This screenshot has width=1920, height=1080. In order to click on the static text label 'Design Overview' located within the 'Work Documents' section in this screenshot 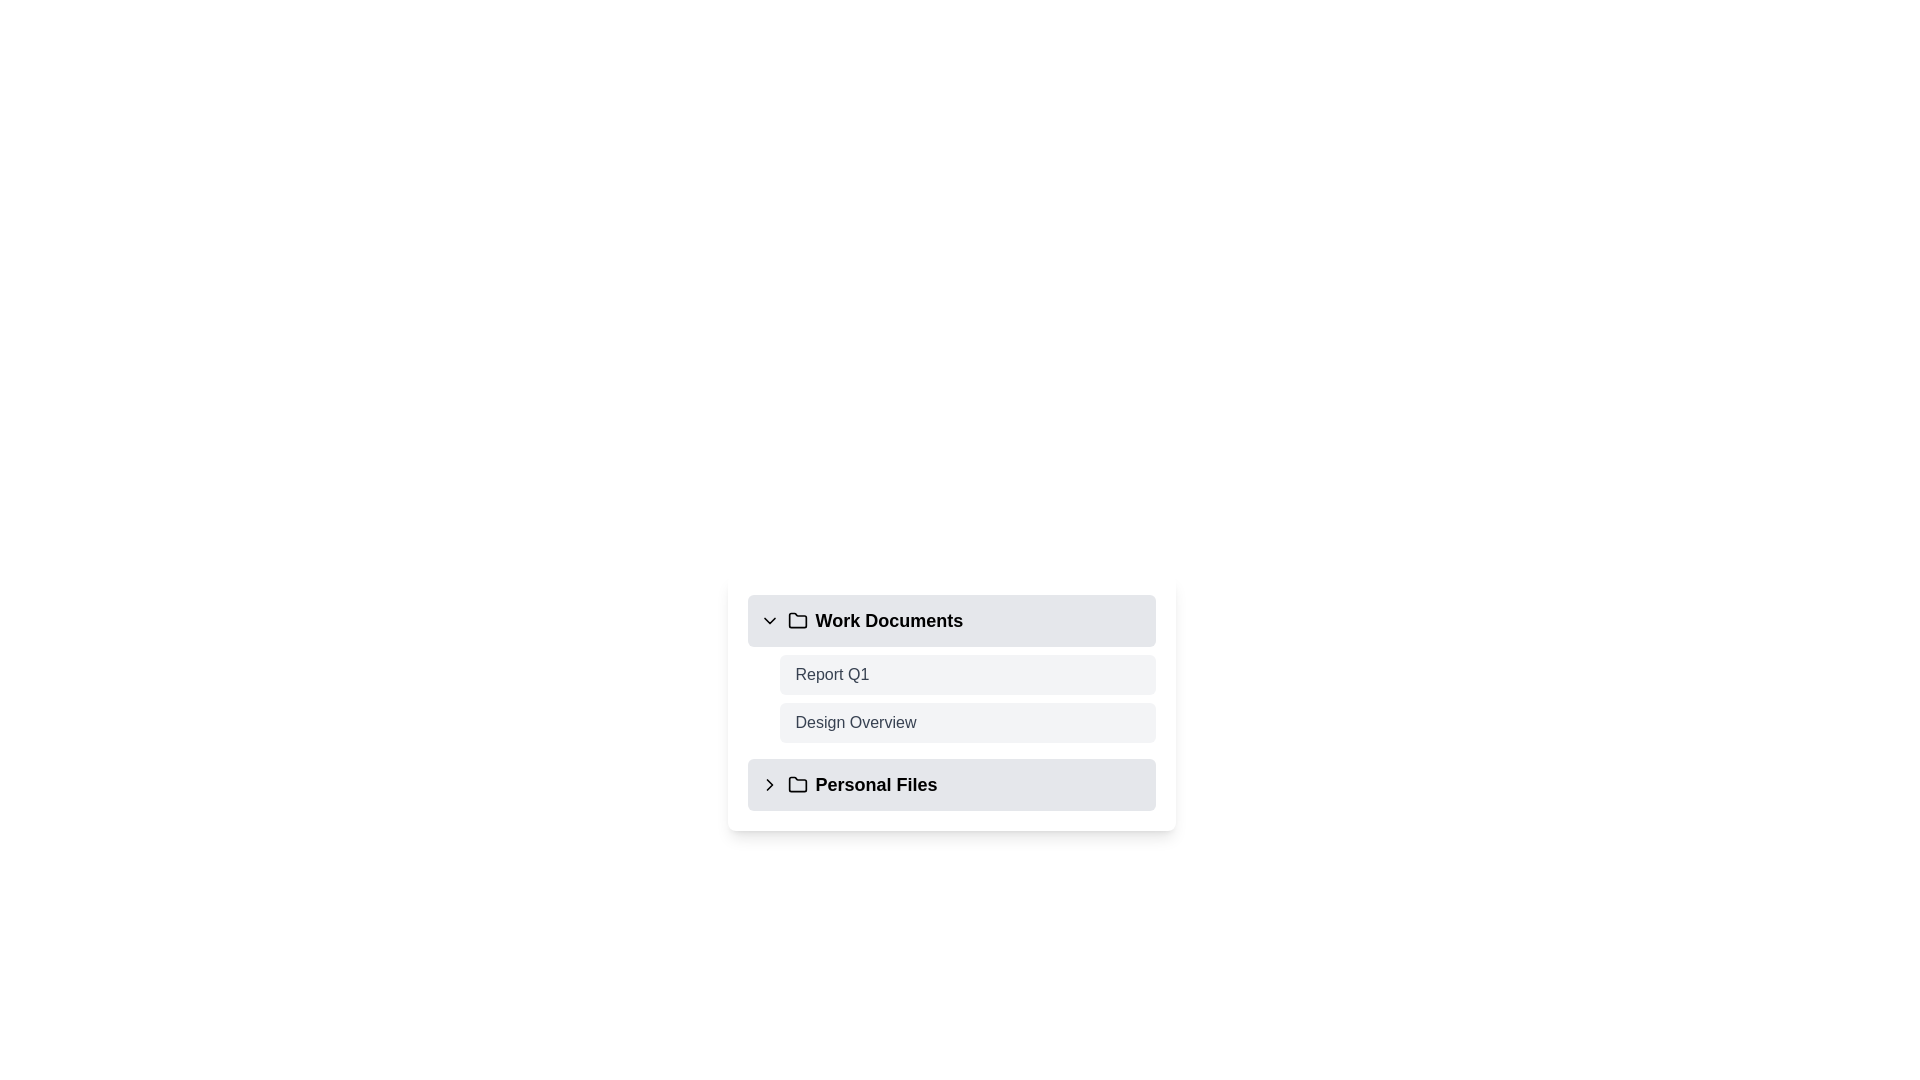, I will do `click(855, 722)`.